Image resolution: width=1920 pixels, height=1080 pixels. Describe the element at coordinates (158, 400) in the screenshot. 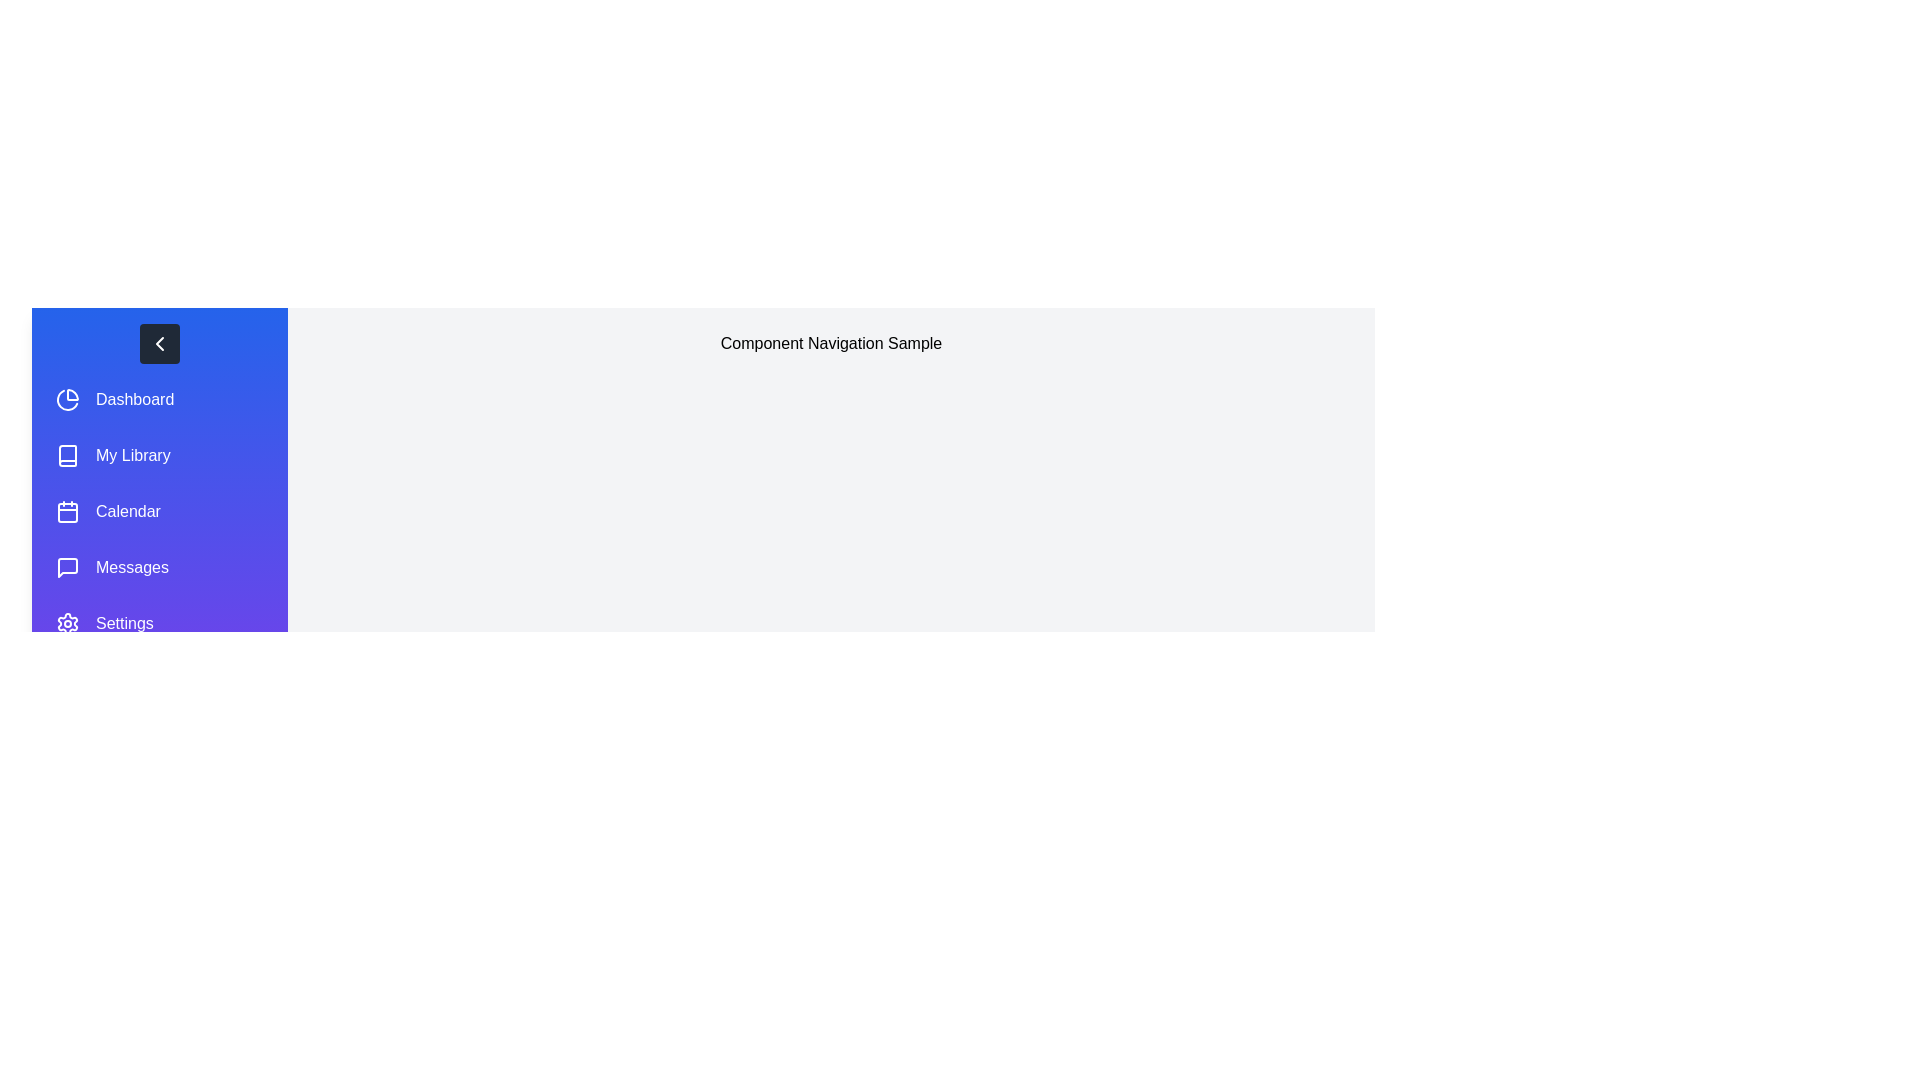

I see `the menu item Dashboard from the navigation panel` at that location.